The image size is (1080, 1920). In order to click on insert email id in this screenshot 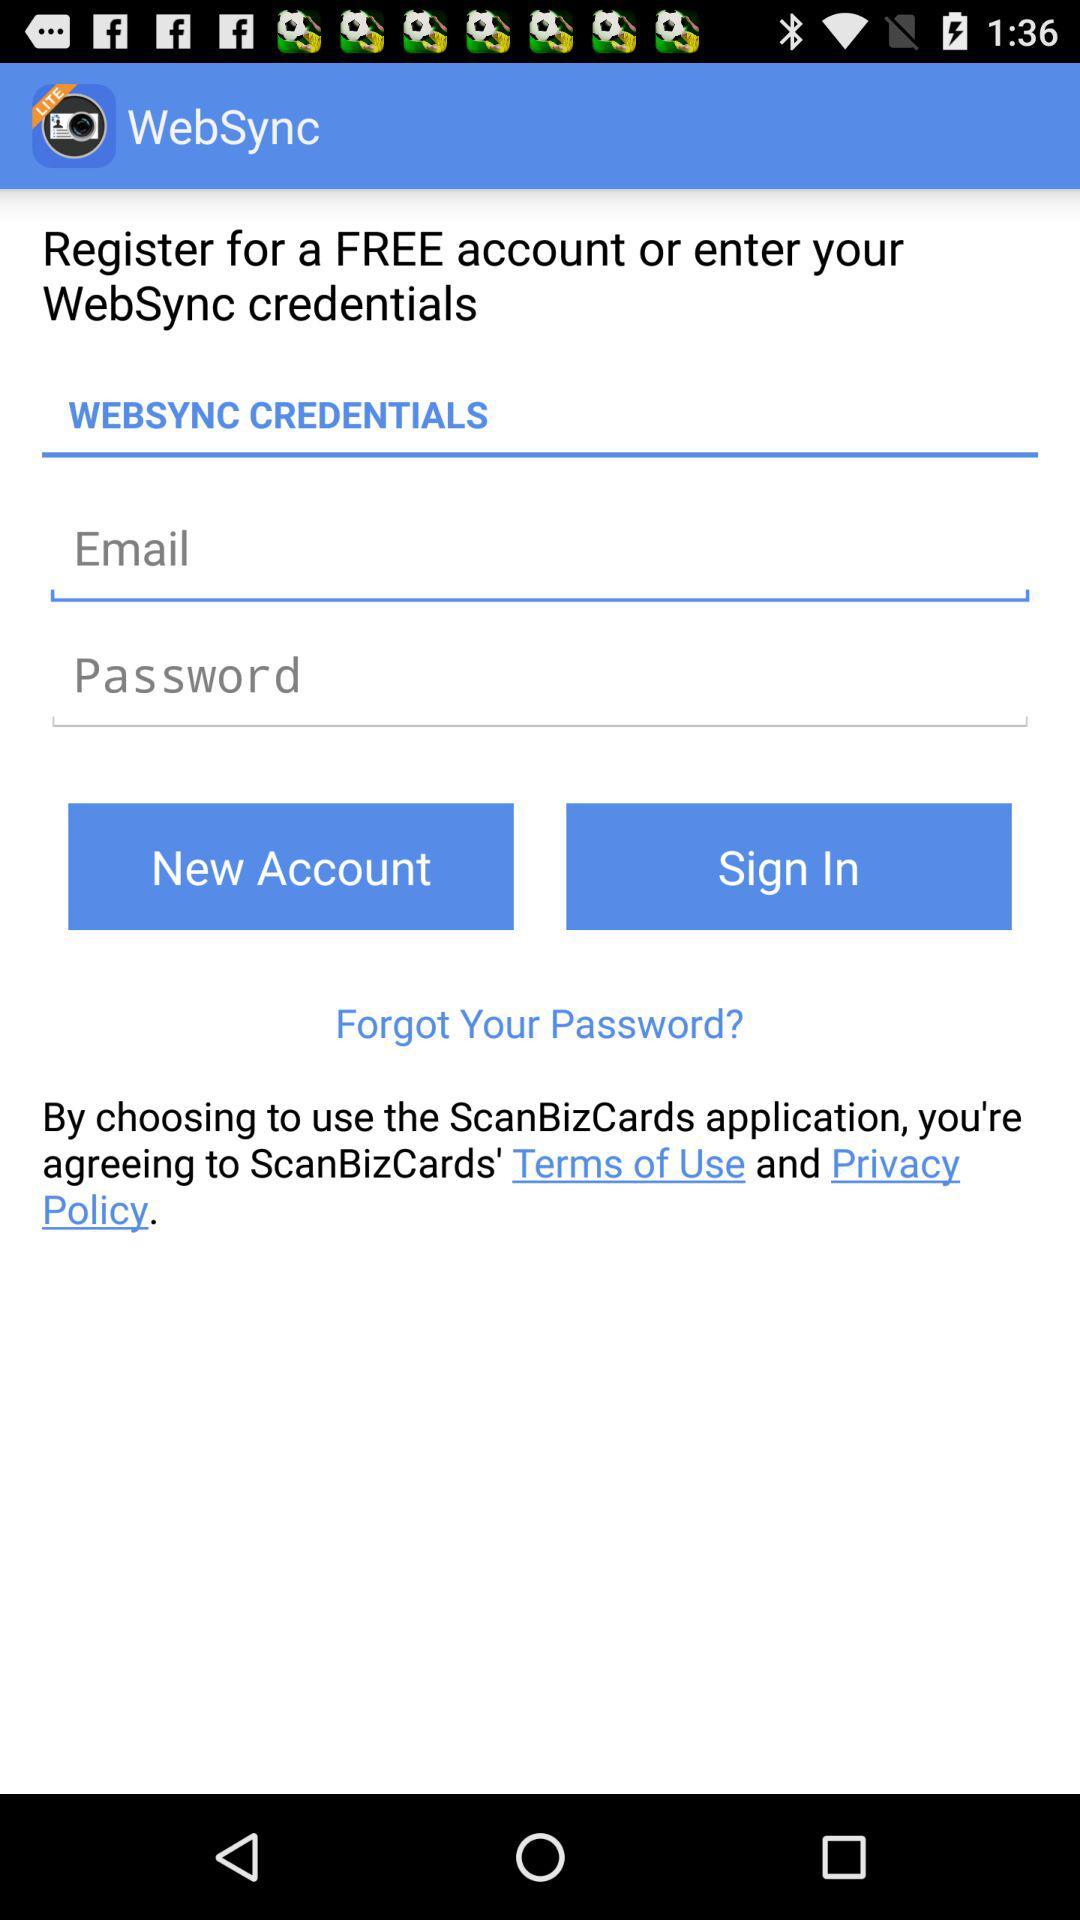, I will do `click(540, 547)`.